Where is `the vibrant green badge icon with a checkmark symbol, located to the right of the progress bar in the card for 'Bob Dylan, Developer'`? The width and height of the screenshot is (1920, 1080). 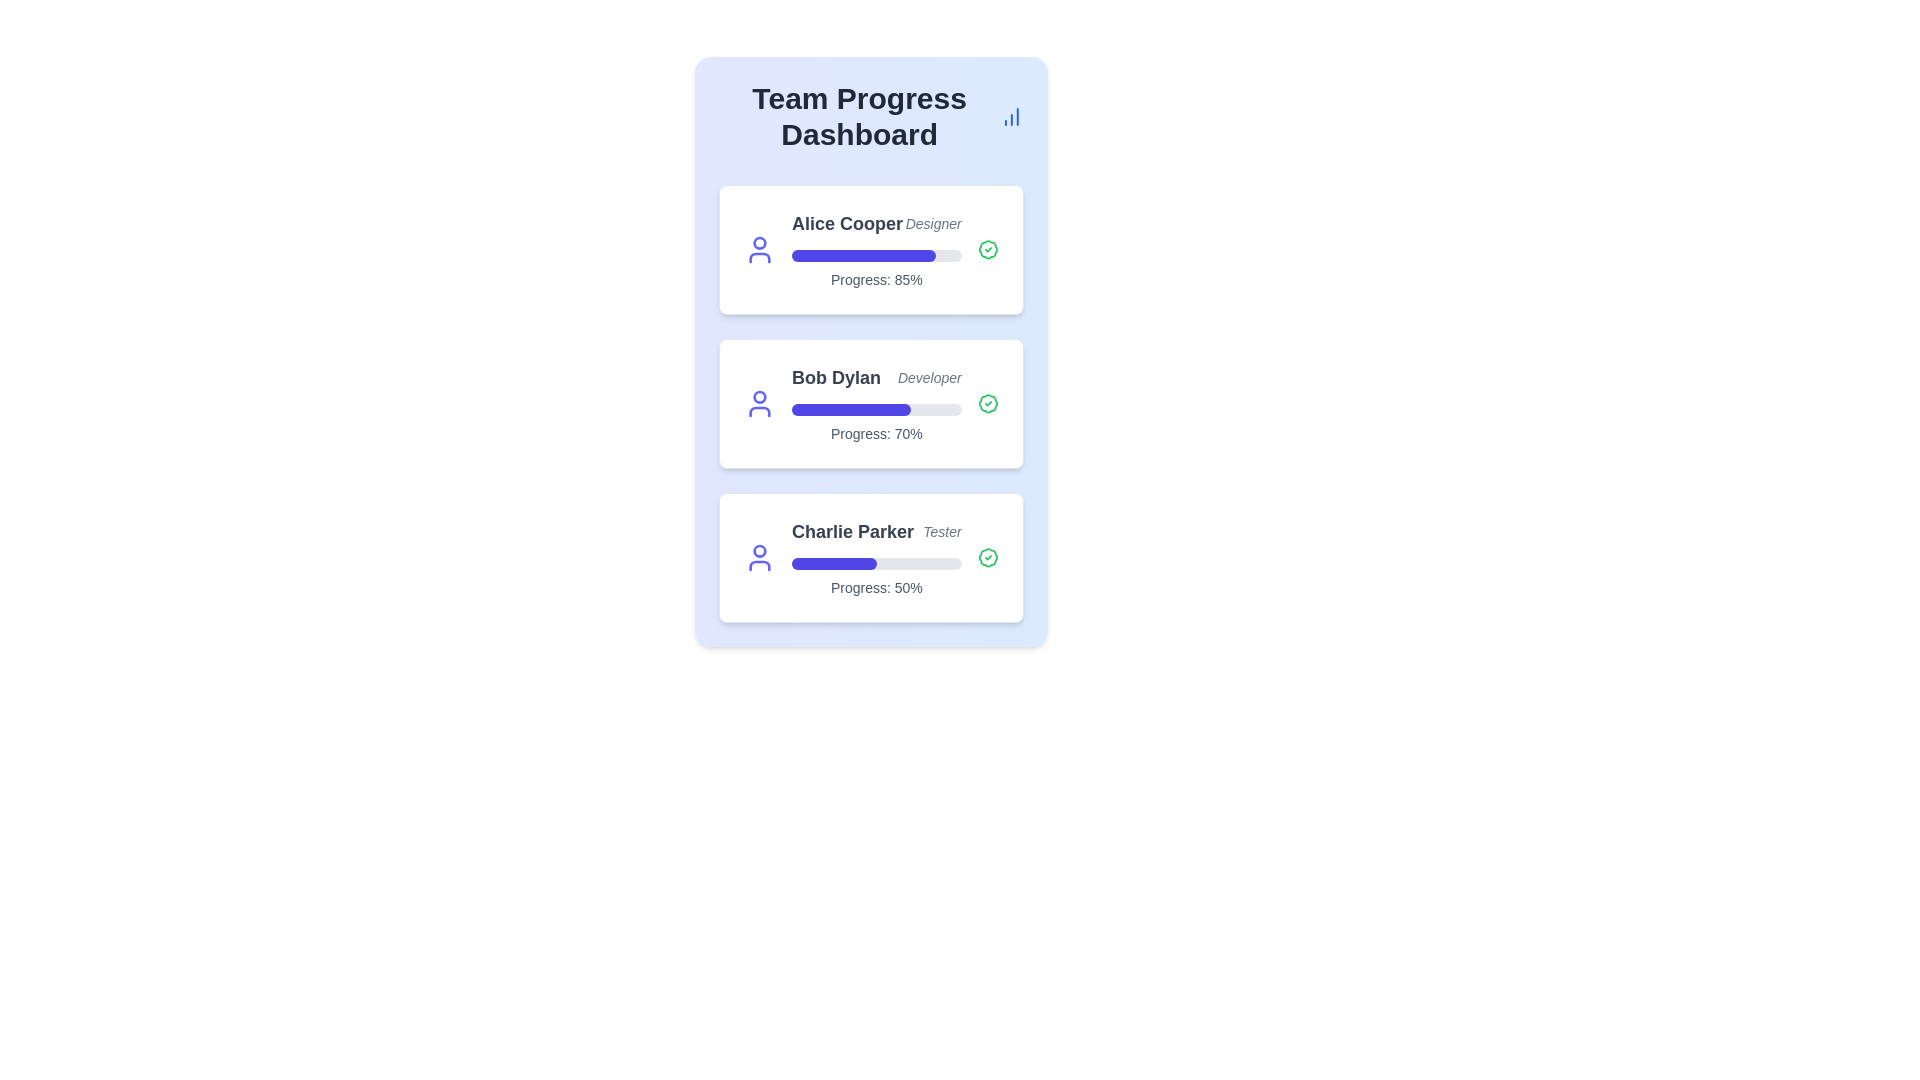 the vibrant green badge icon with a checkmark symbol, located to the right of the progress bar in the card for 'Bob Dylan, Developer' is located at coordinates (988, 404).